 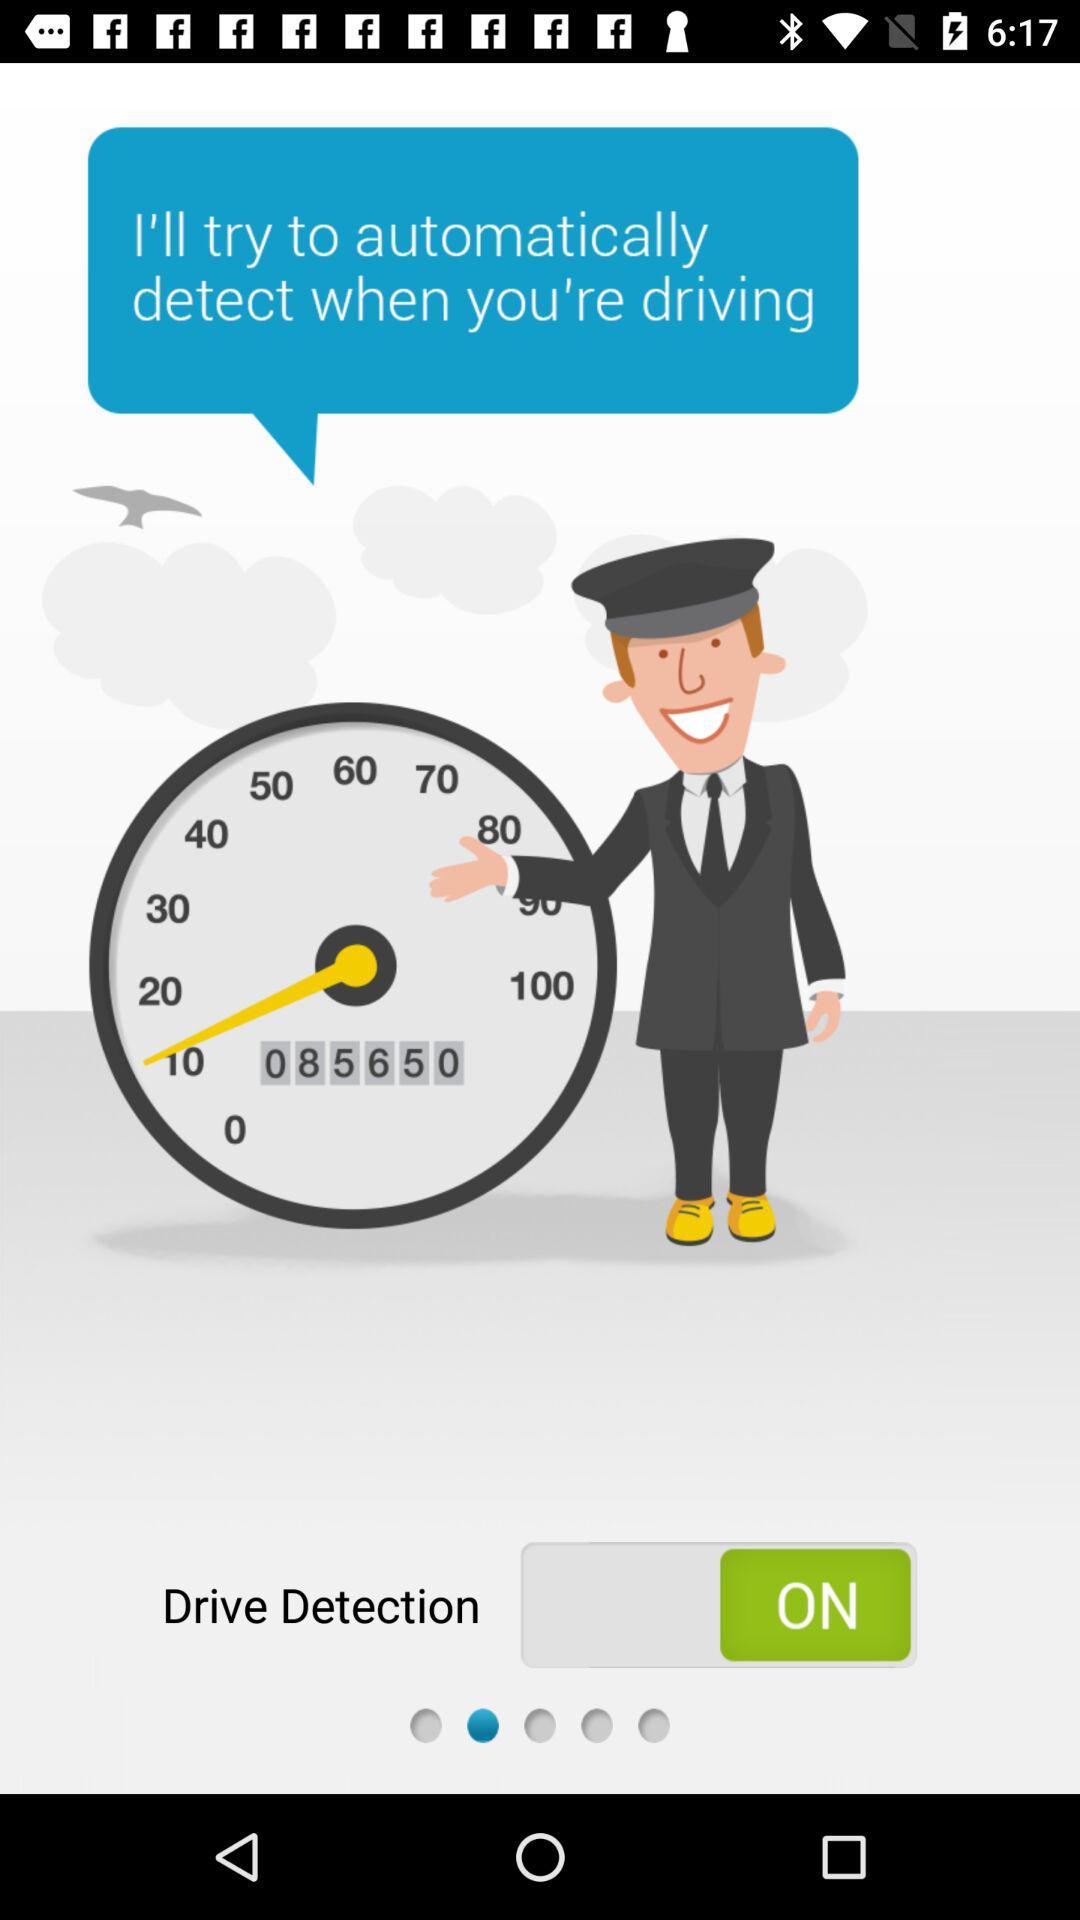 I want to click on fifth step, so click(x=654, y=1724).